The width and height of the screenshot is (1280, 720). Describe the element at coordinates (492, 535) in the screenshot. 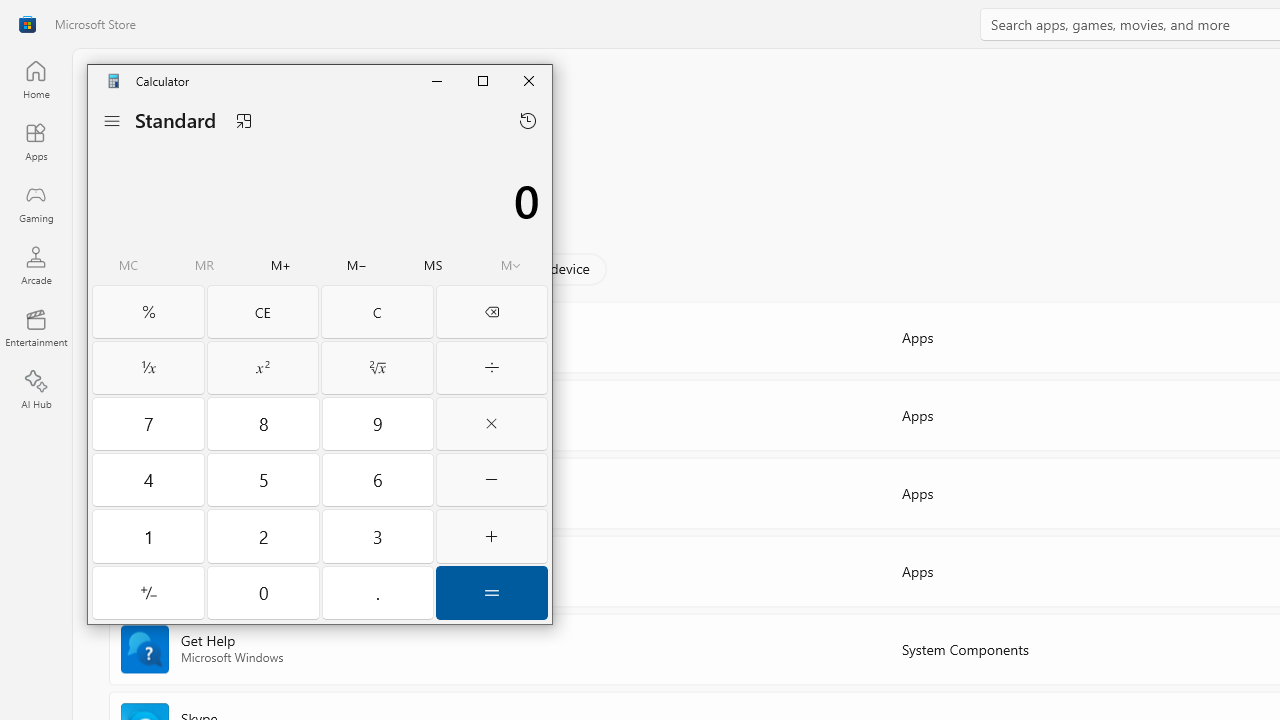

I see `'Plus'` at that location.